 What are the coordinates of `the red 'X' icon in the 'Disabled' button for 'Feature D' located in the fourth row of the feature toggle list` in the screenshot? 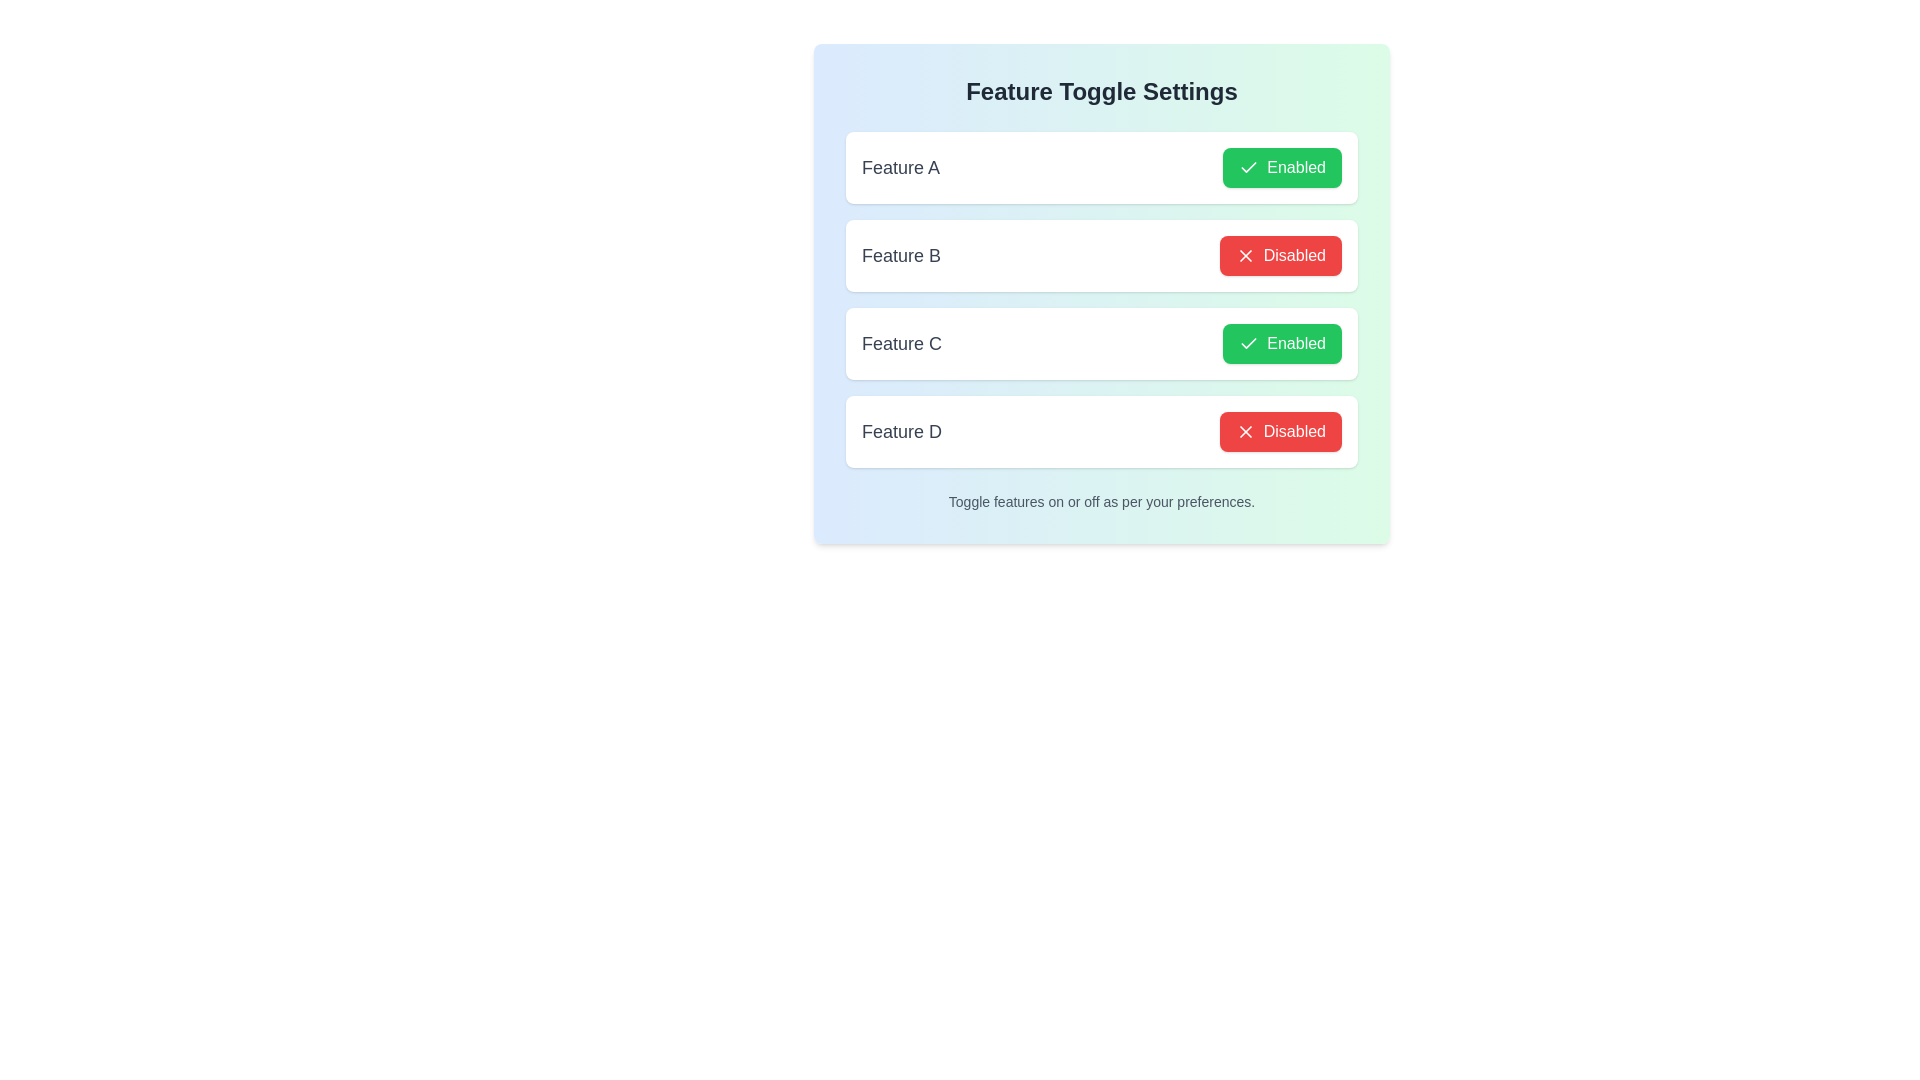 It's located at (1244, 254).